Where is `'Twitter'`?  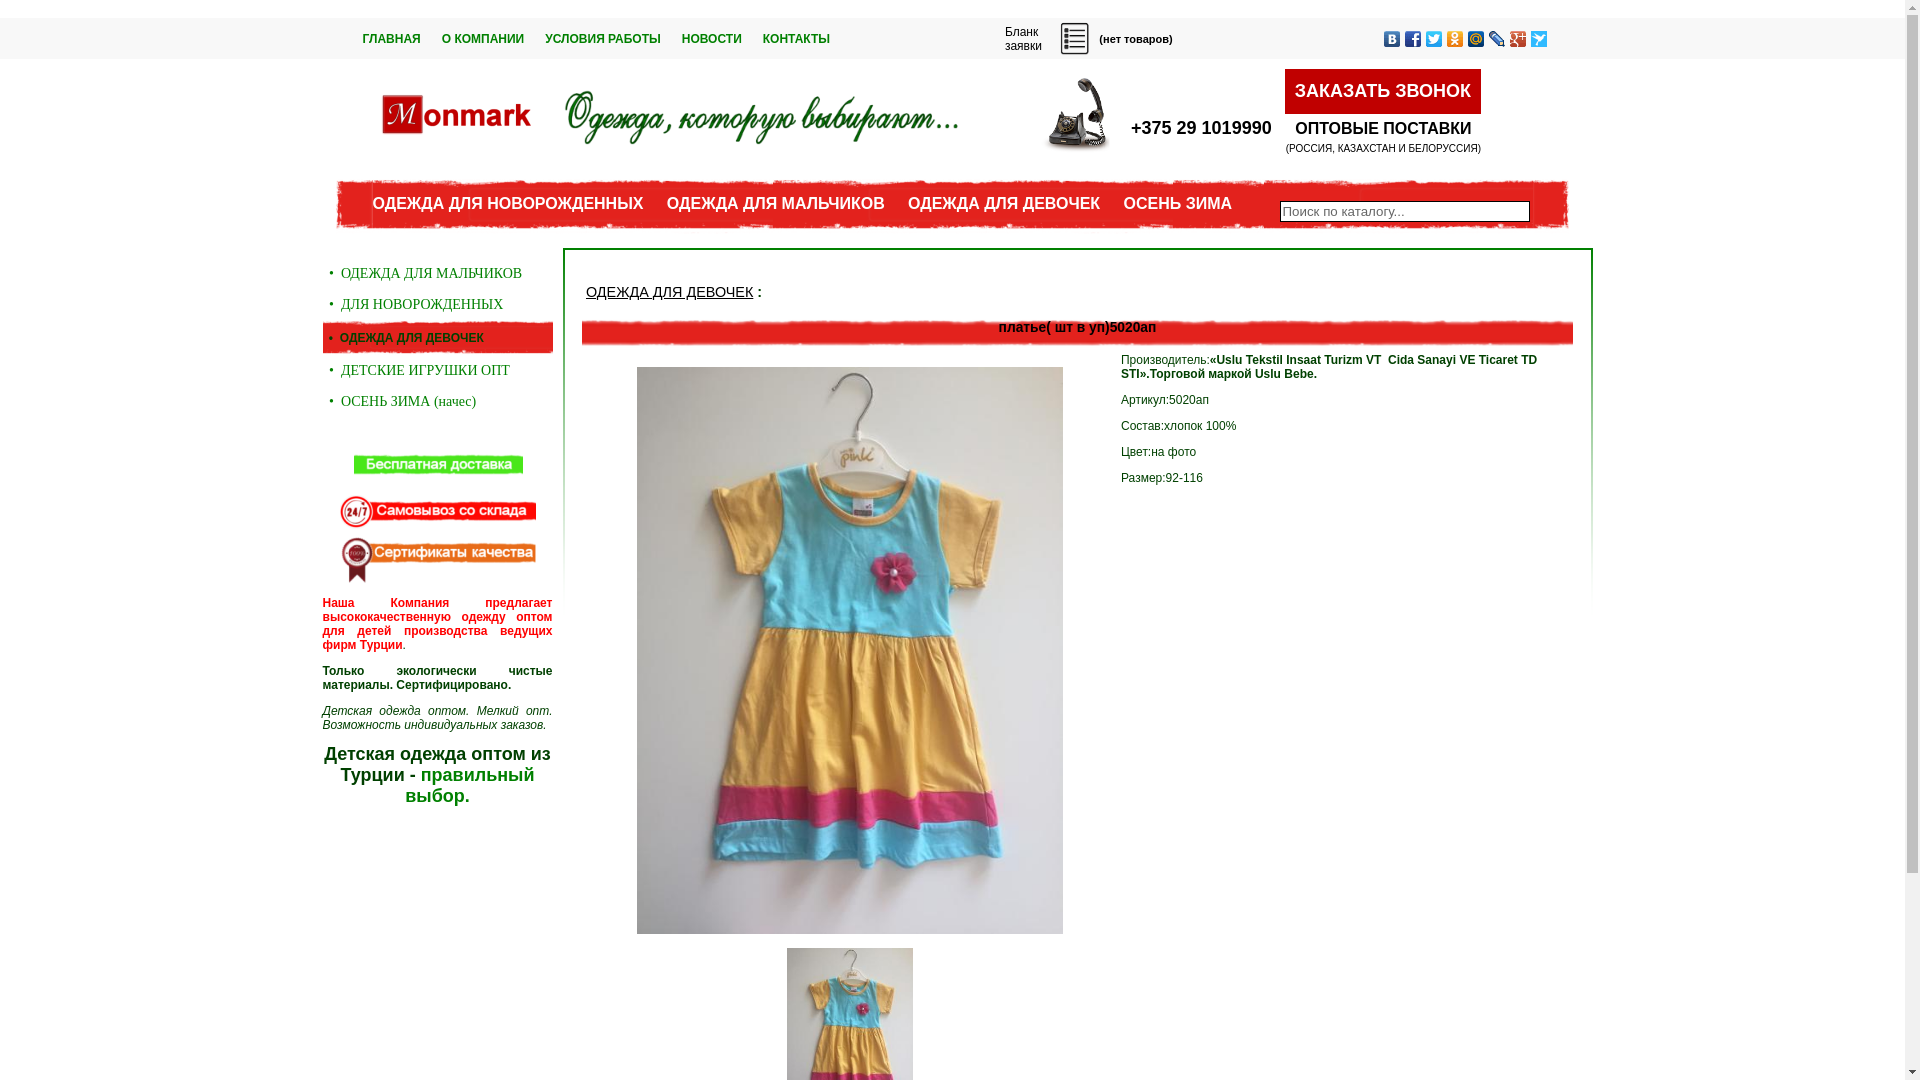 'Twitter' is located at coordinates (1433, 38).